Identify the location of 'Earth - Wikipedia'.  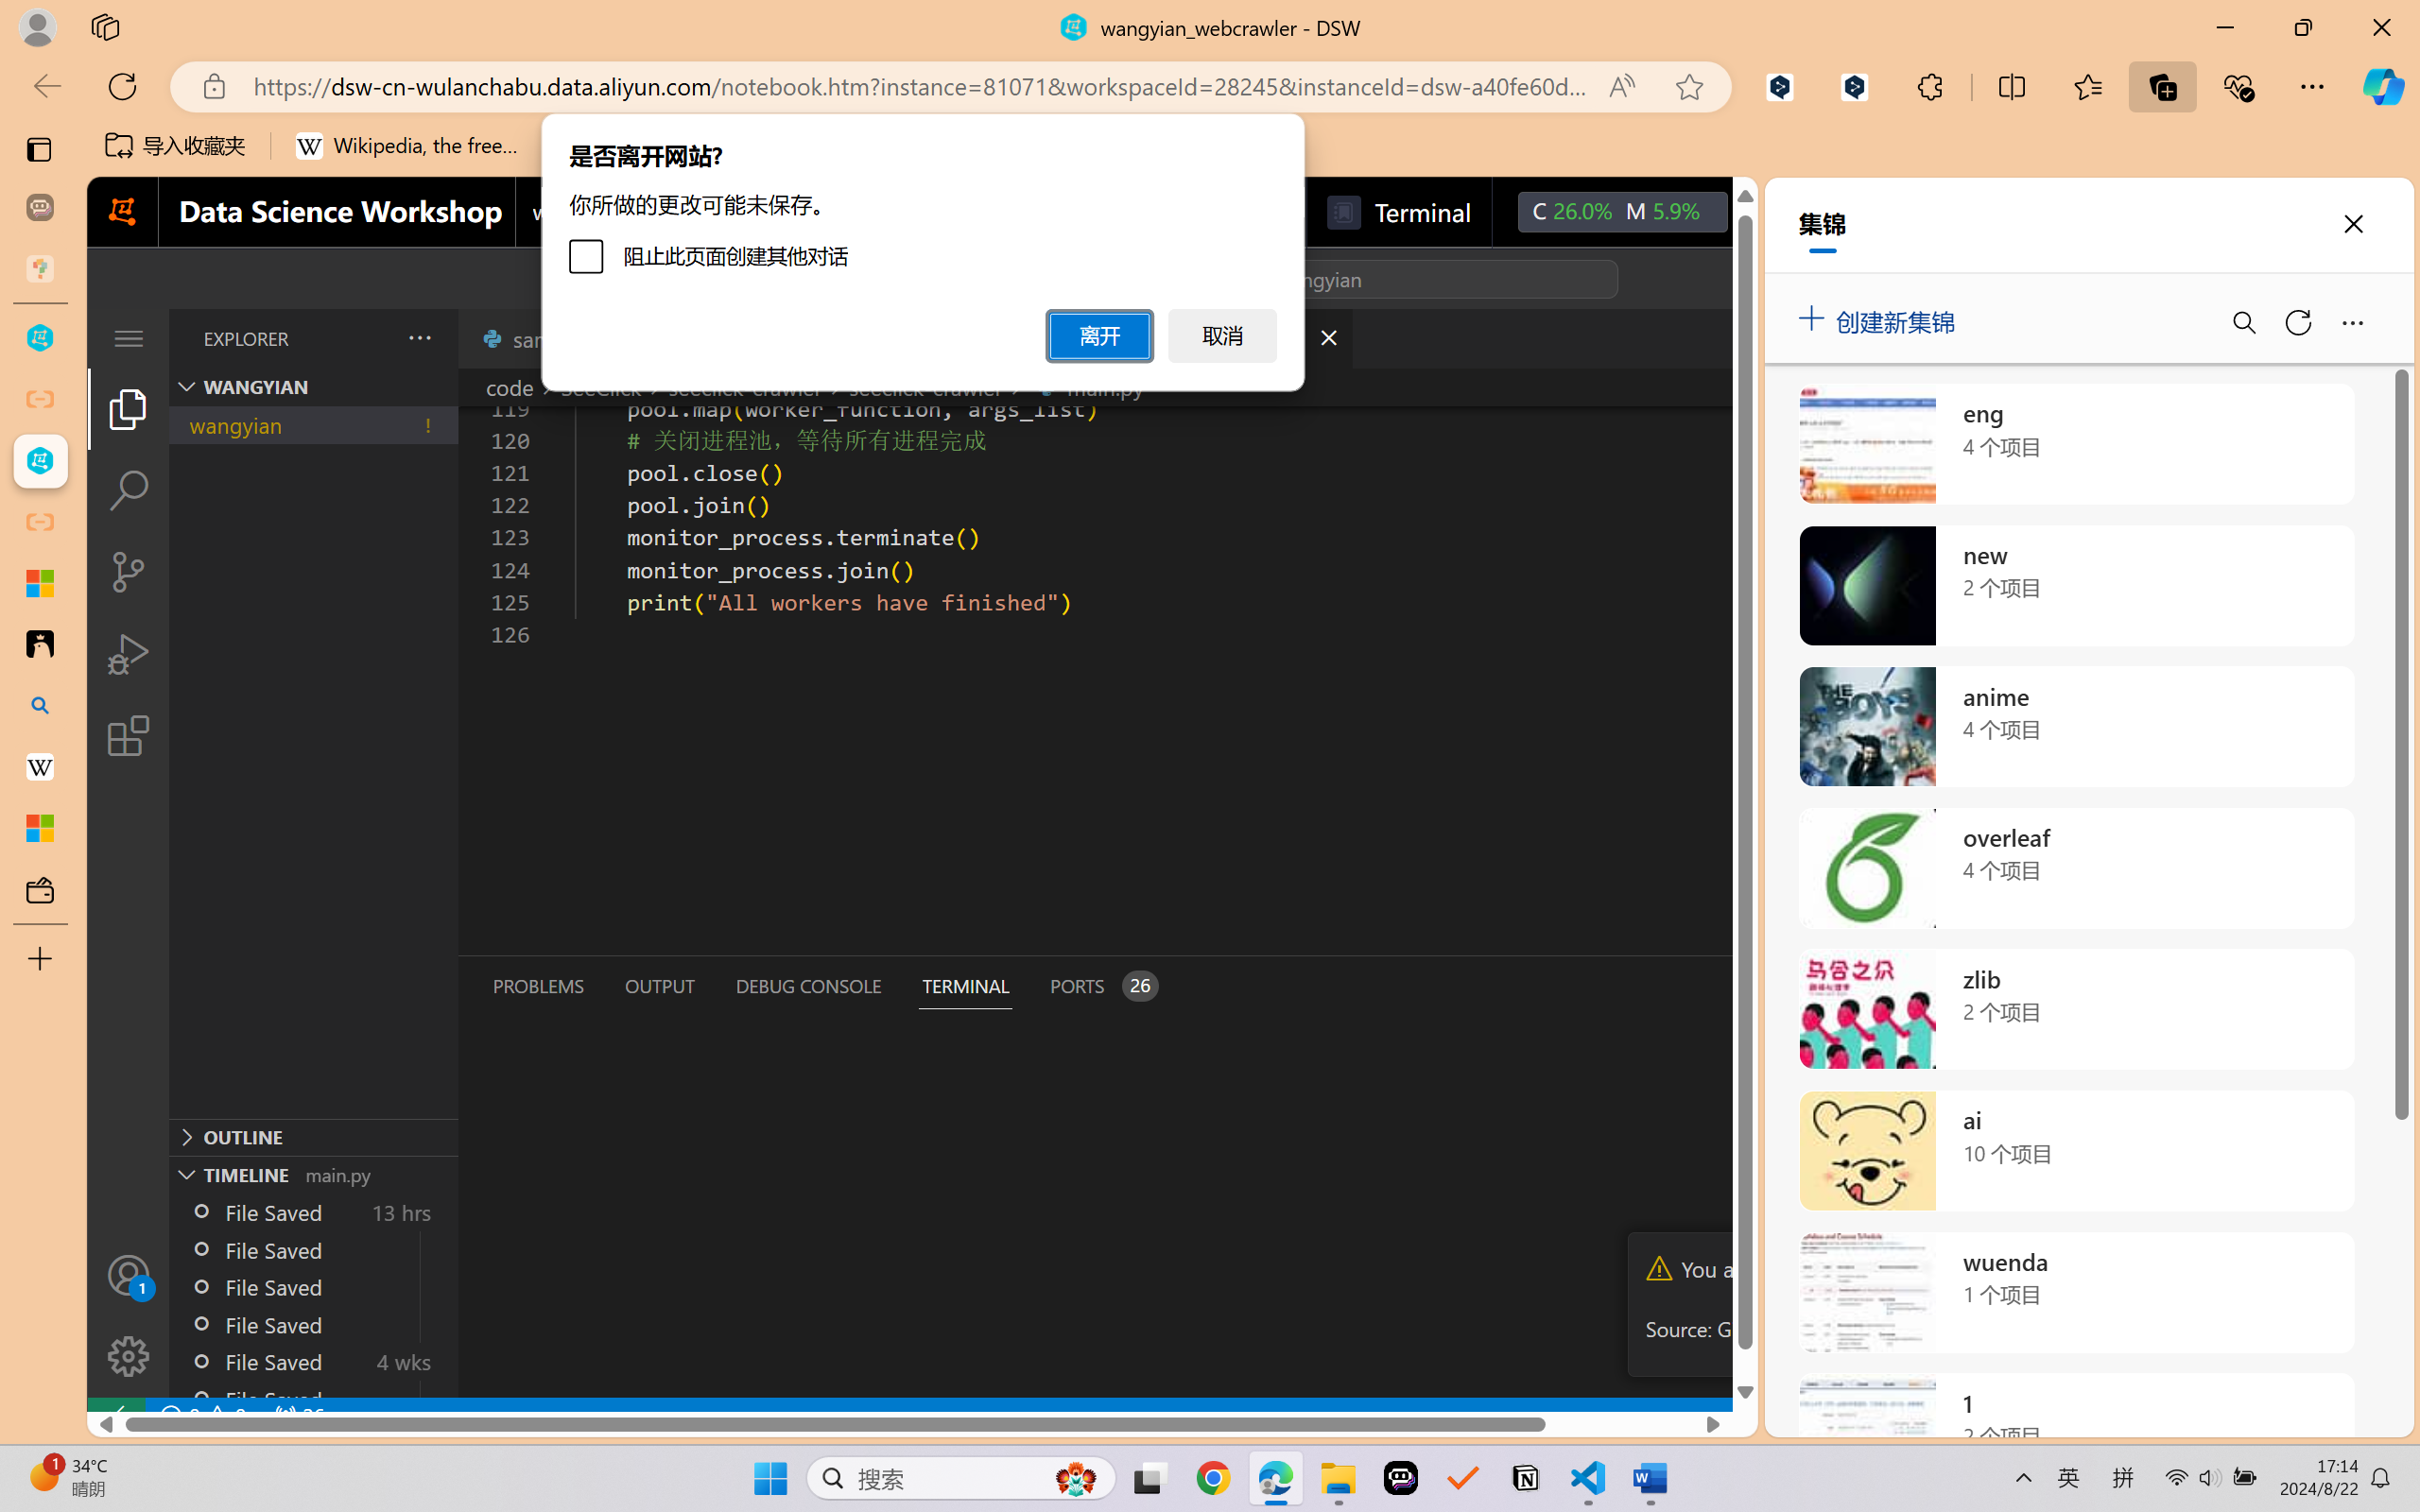
(39, 765).